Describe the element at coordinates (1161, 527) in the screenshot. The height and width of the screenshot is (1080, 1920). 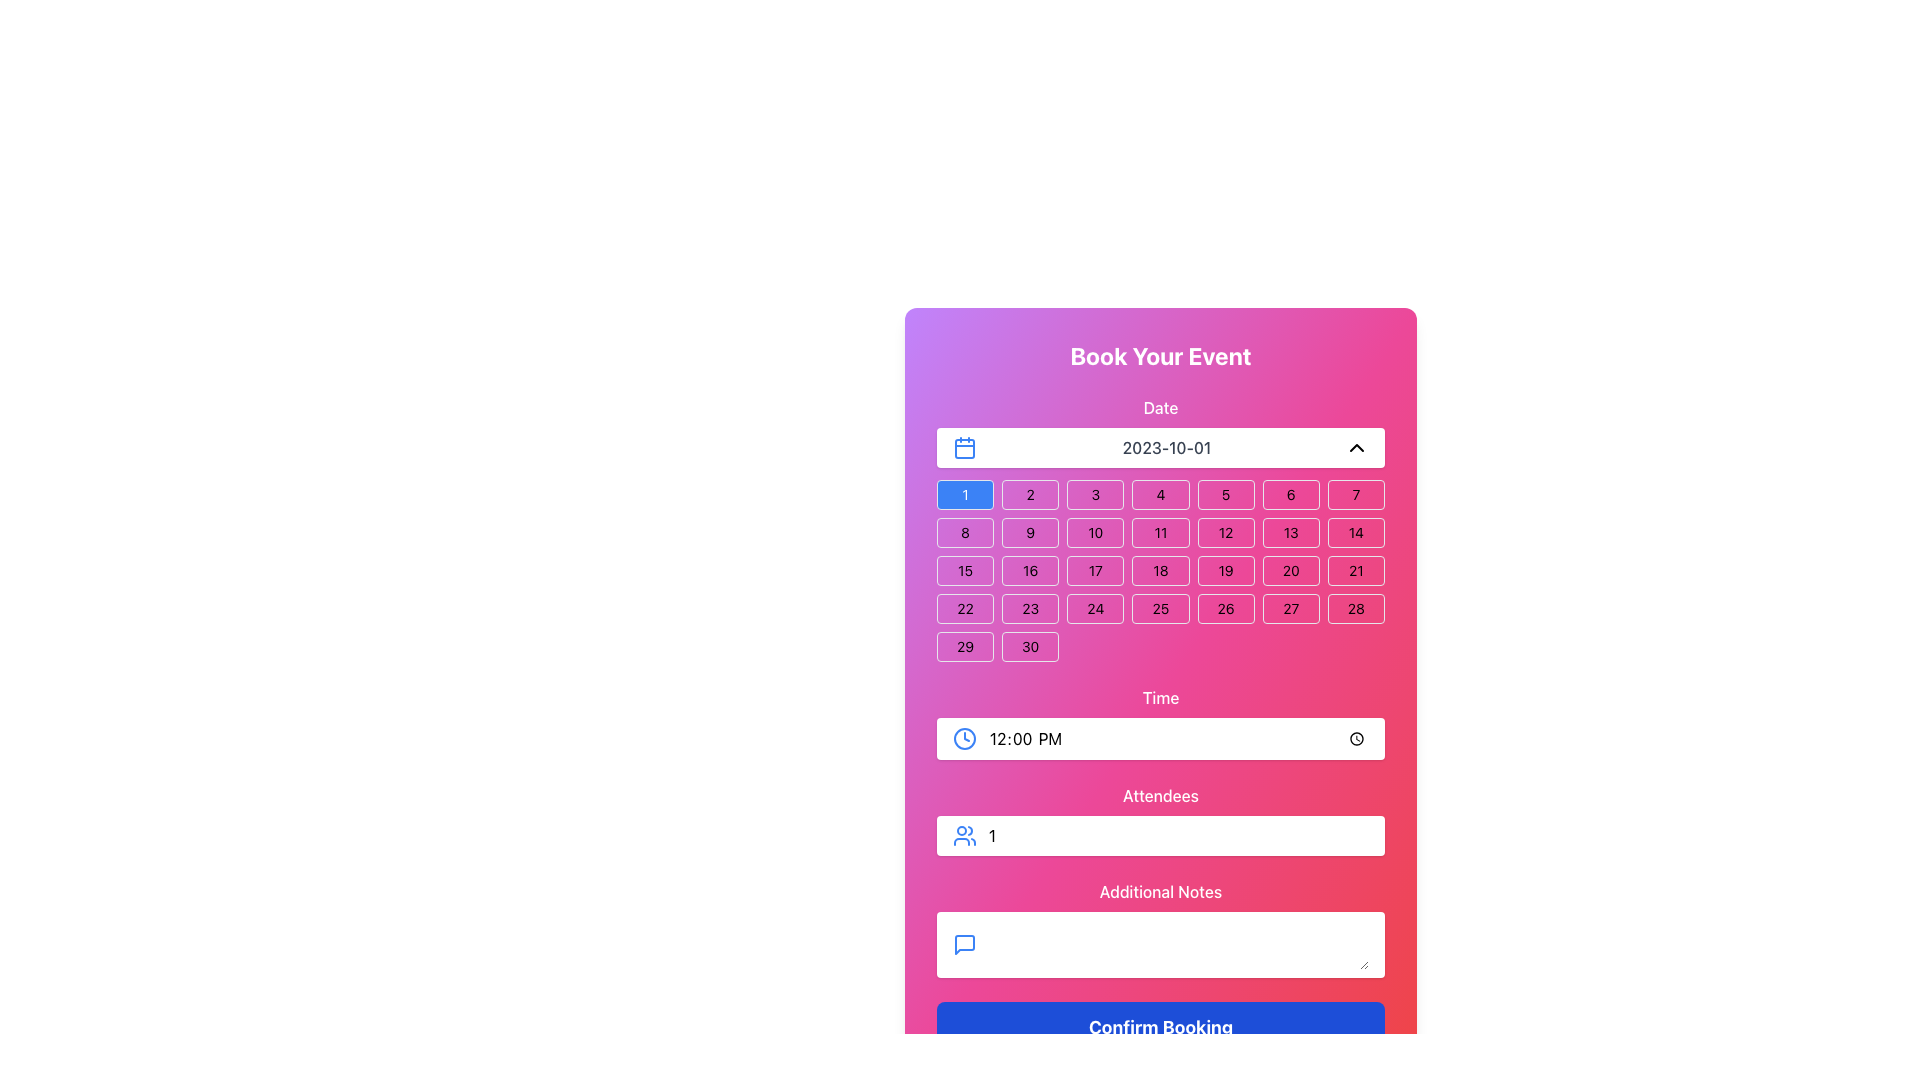
I see `the interactive calendar grid cell that contains the date '11' in the third row` at that location.